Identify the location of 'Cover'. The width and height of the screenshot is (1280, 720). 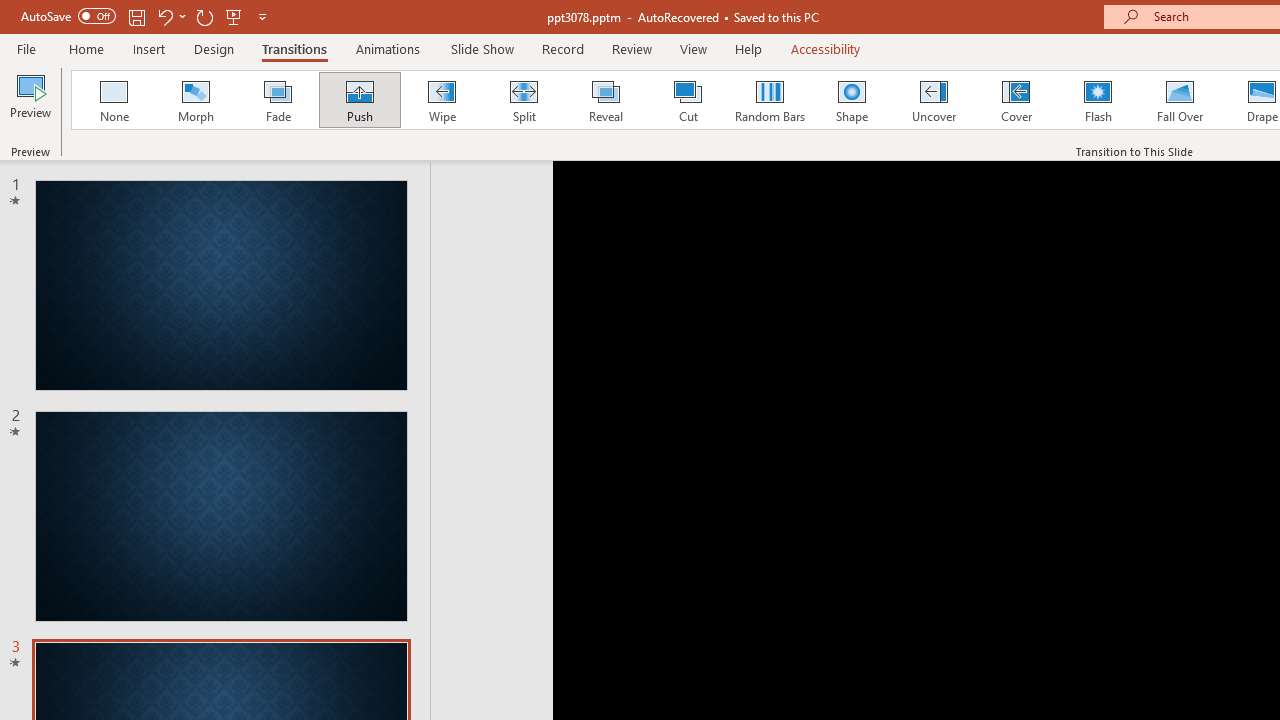
(1016, 100).